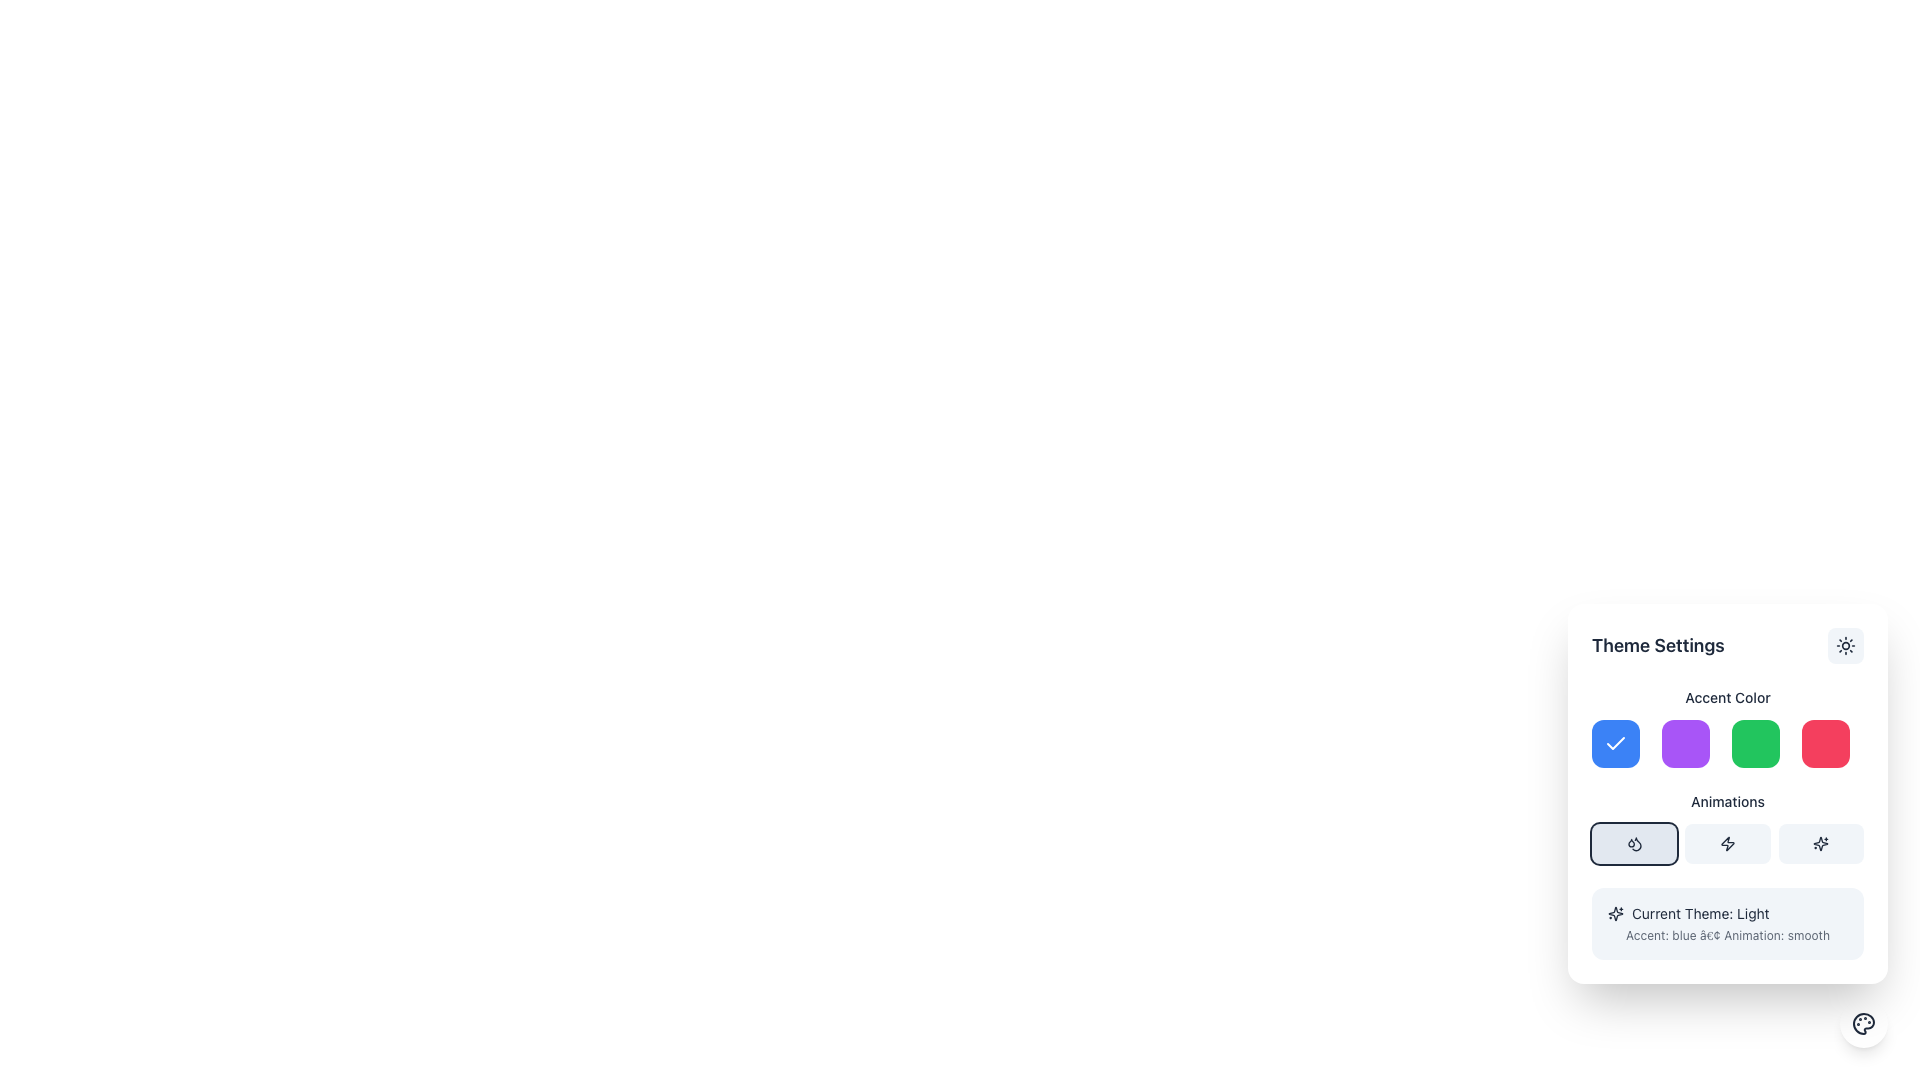  What do you see at coordinates (1821, 844) in the screenshot?
I see `the toggle button for the sparkles animation setting in the theme customization panel` at bounding box center [1821, 844].